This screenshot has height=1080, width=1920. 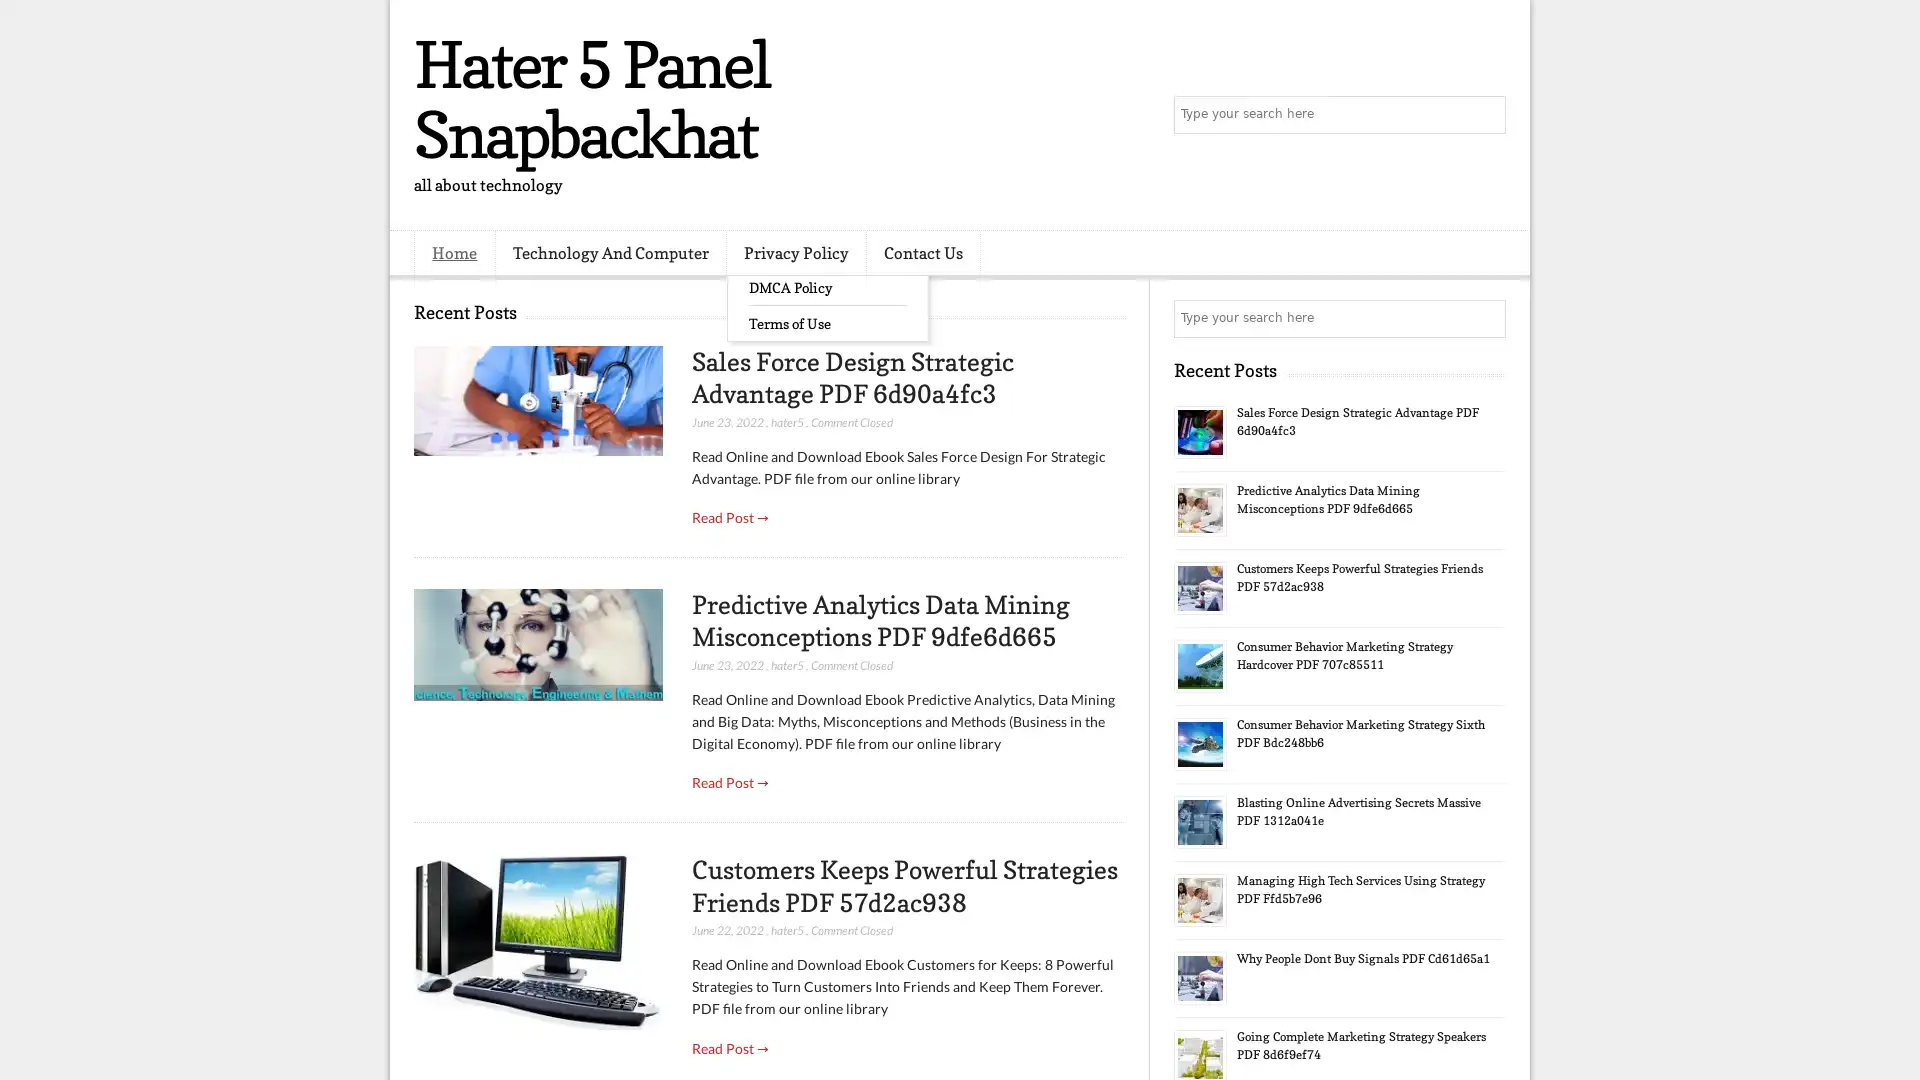 What do you see at coordinates (1485, 318) in the screenshot?
I see `Search` at bounding box center [1485, 318].